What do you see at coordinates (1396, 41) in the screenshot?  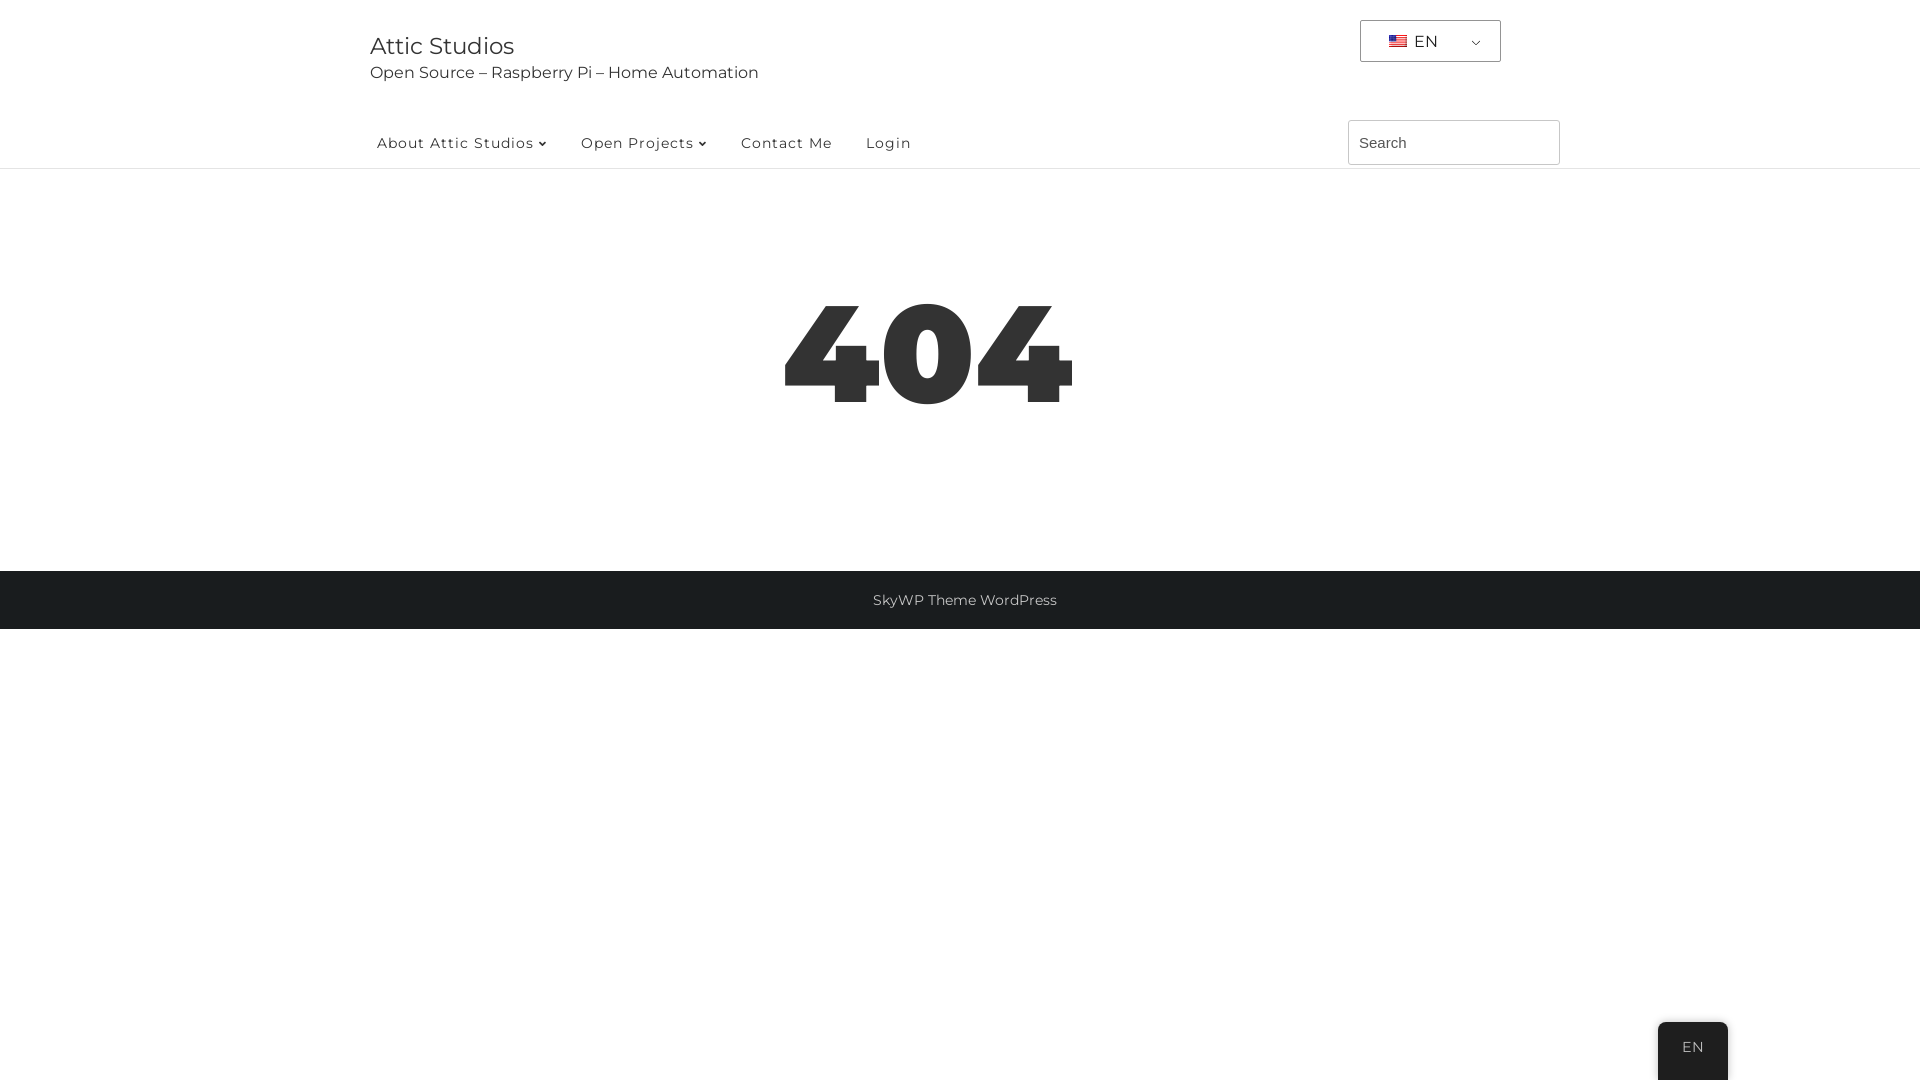 I see `'English'` at bounding box center [1396, 41].